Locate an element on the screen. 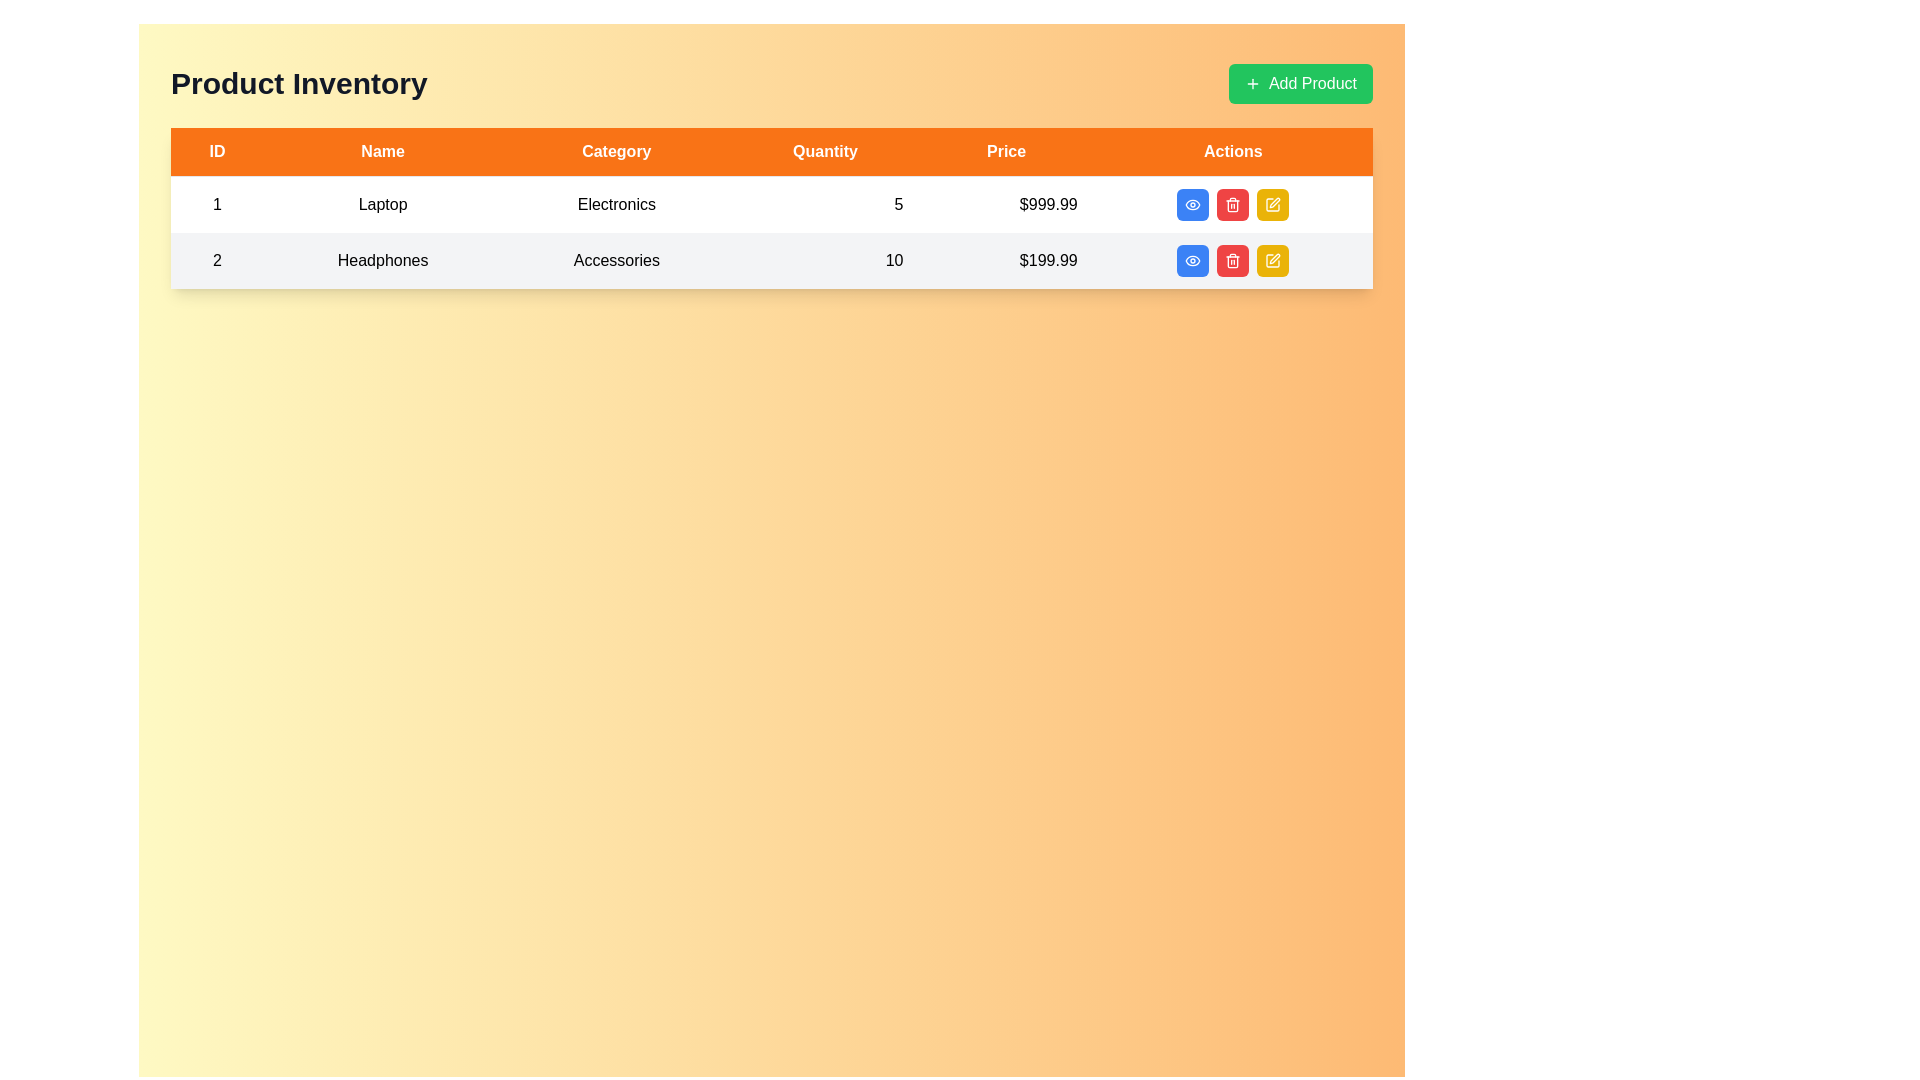 The image size is (1920, 1080). the price display for 'Headphones' in the second row of the data table, located in the fifth column under the 'Price' category is located at coordinates (1006, 260).